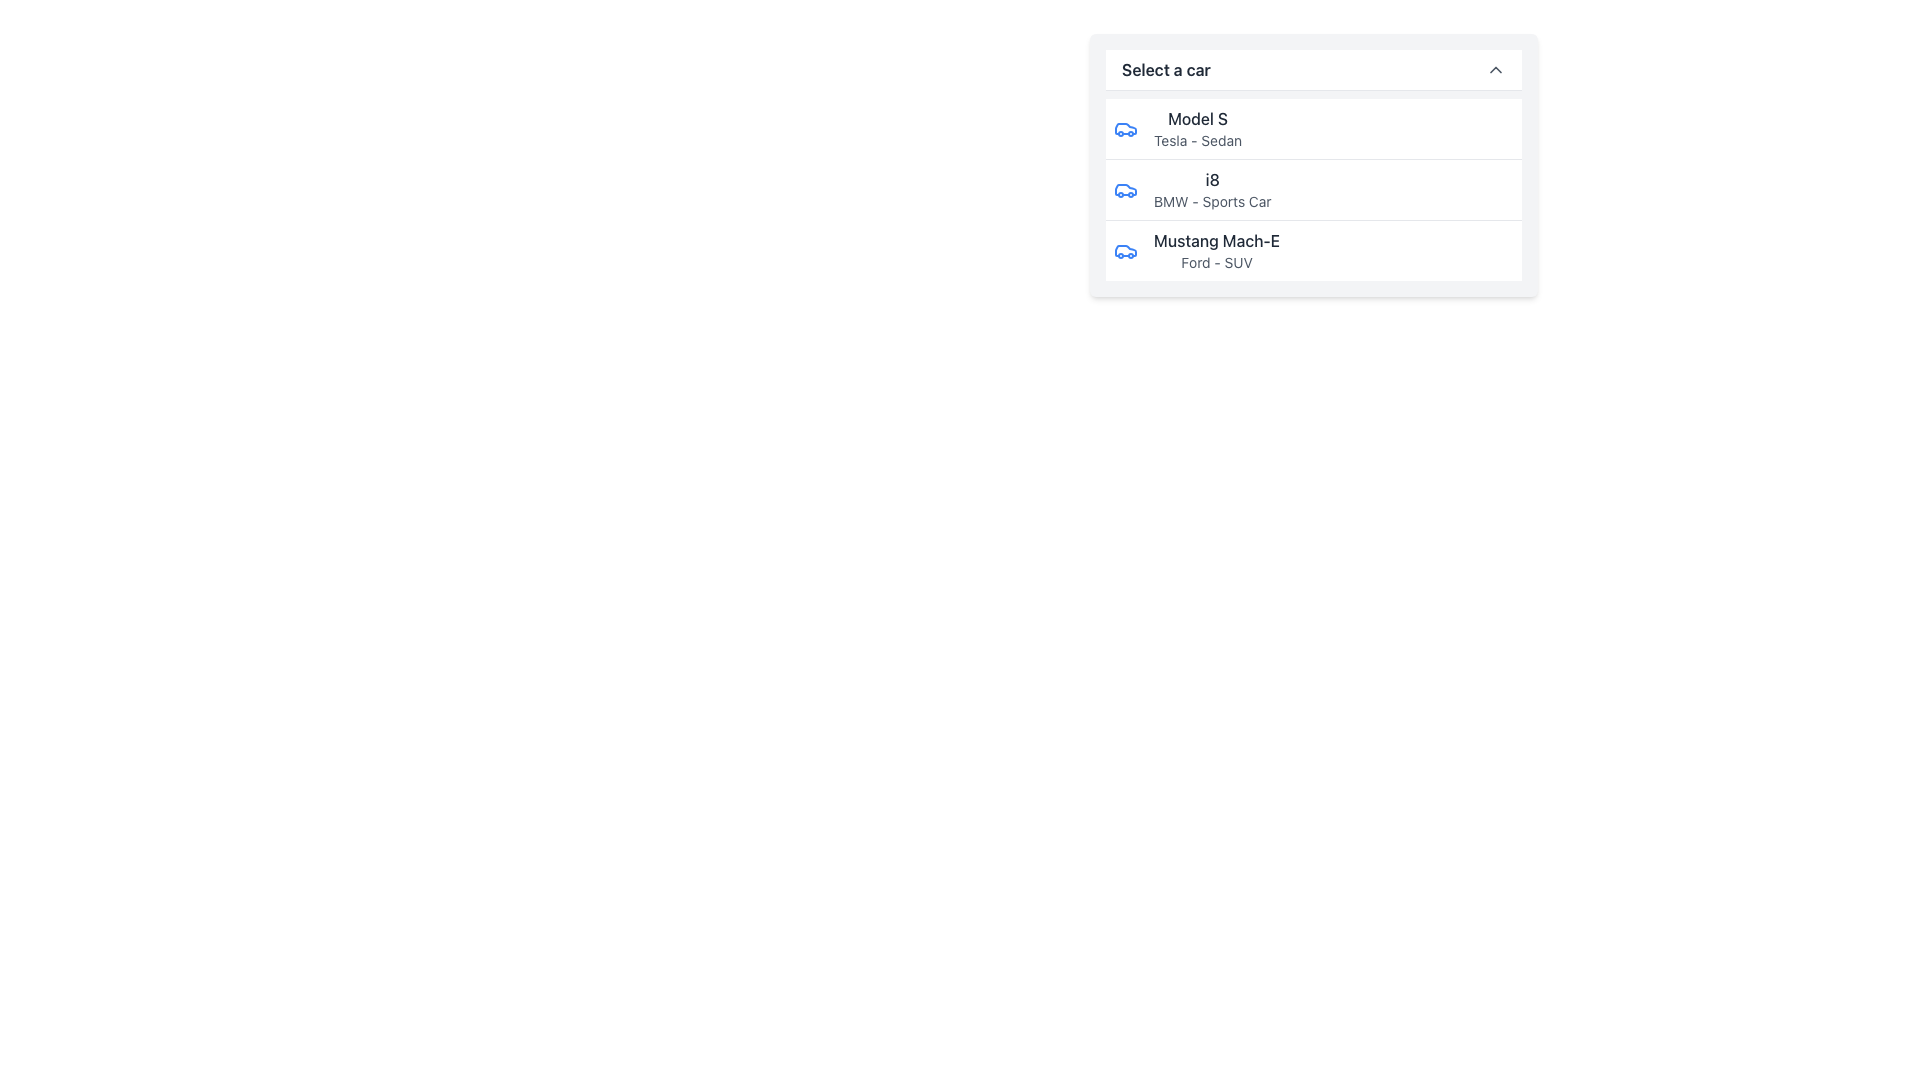  Describe the element at coordinates (1314, 164) in the screenshot. I see `the dropdown menu element labeled 'Select a car', specifically targeting the second option in the vertical list` at that location.